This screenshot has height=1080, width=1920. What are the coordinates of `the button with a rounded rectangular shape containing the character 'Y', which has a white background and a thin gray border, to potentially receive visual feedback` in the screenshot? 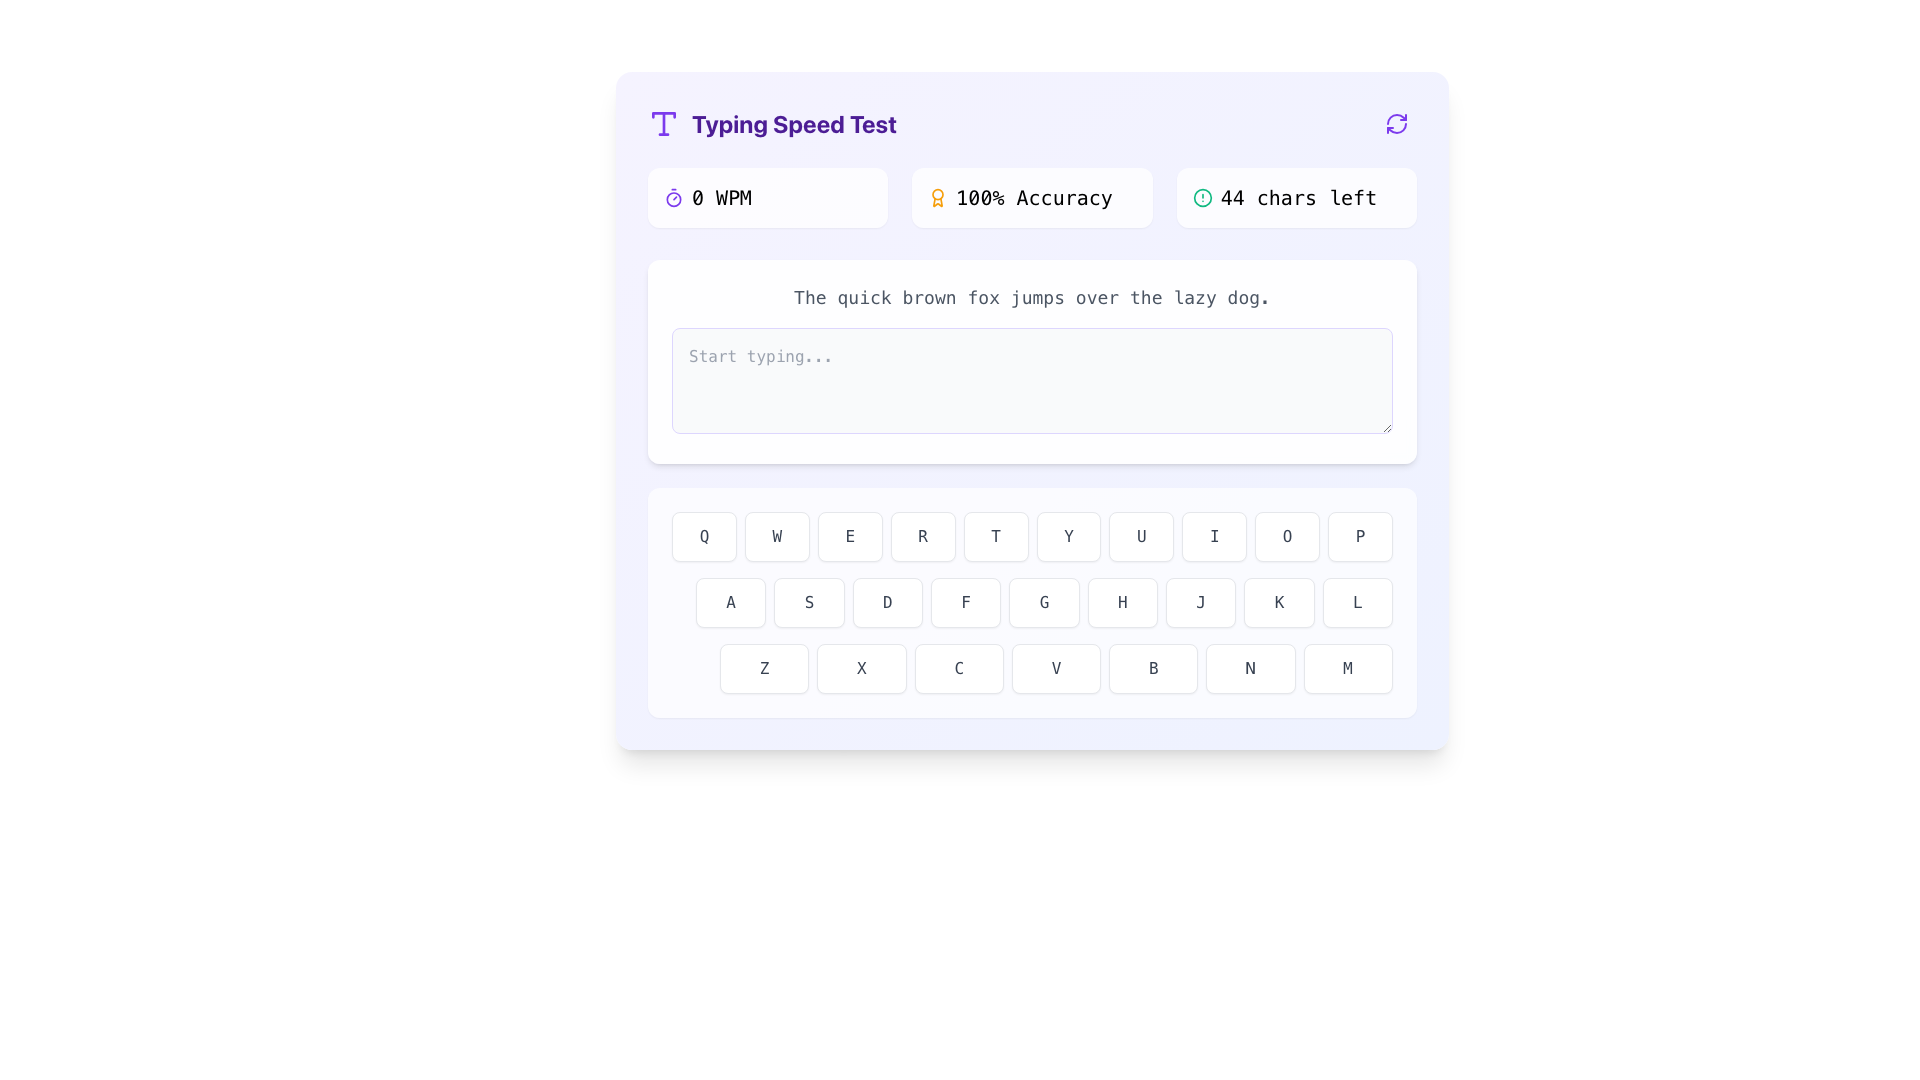 It's located at (1067, 535).